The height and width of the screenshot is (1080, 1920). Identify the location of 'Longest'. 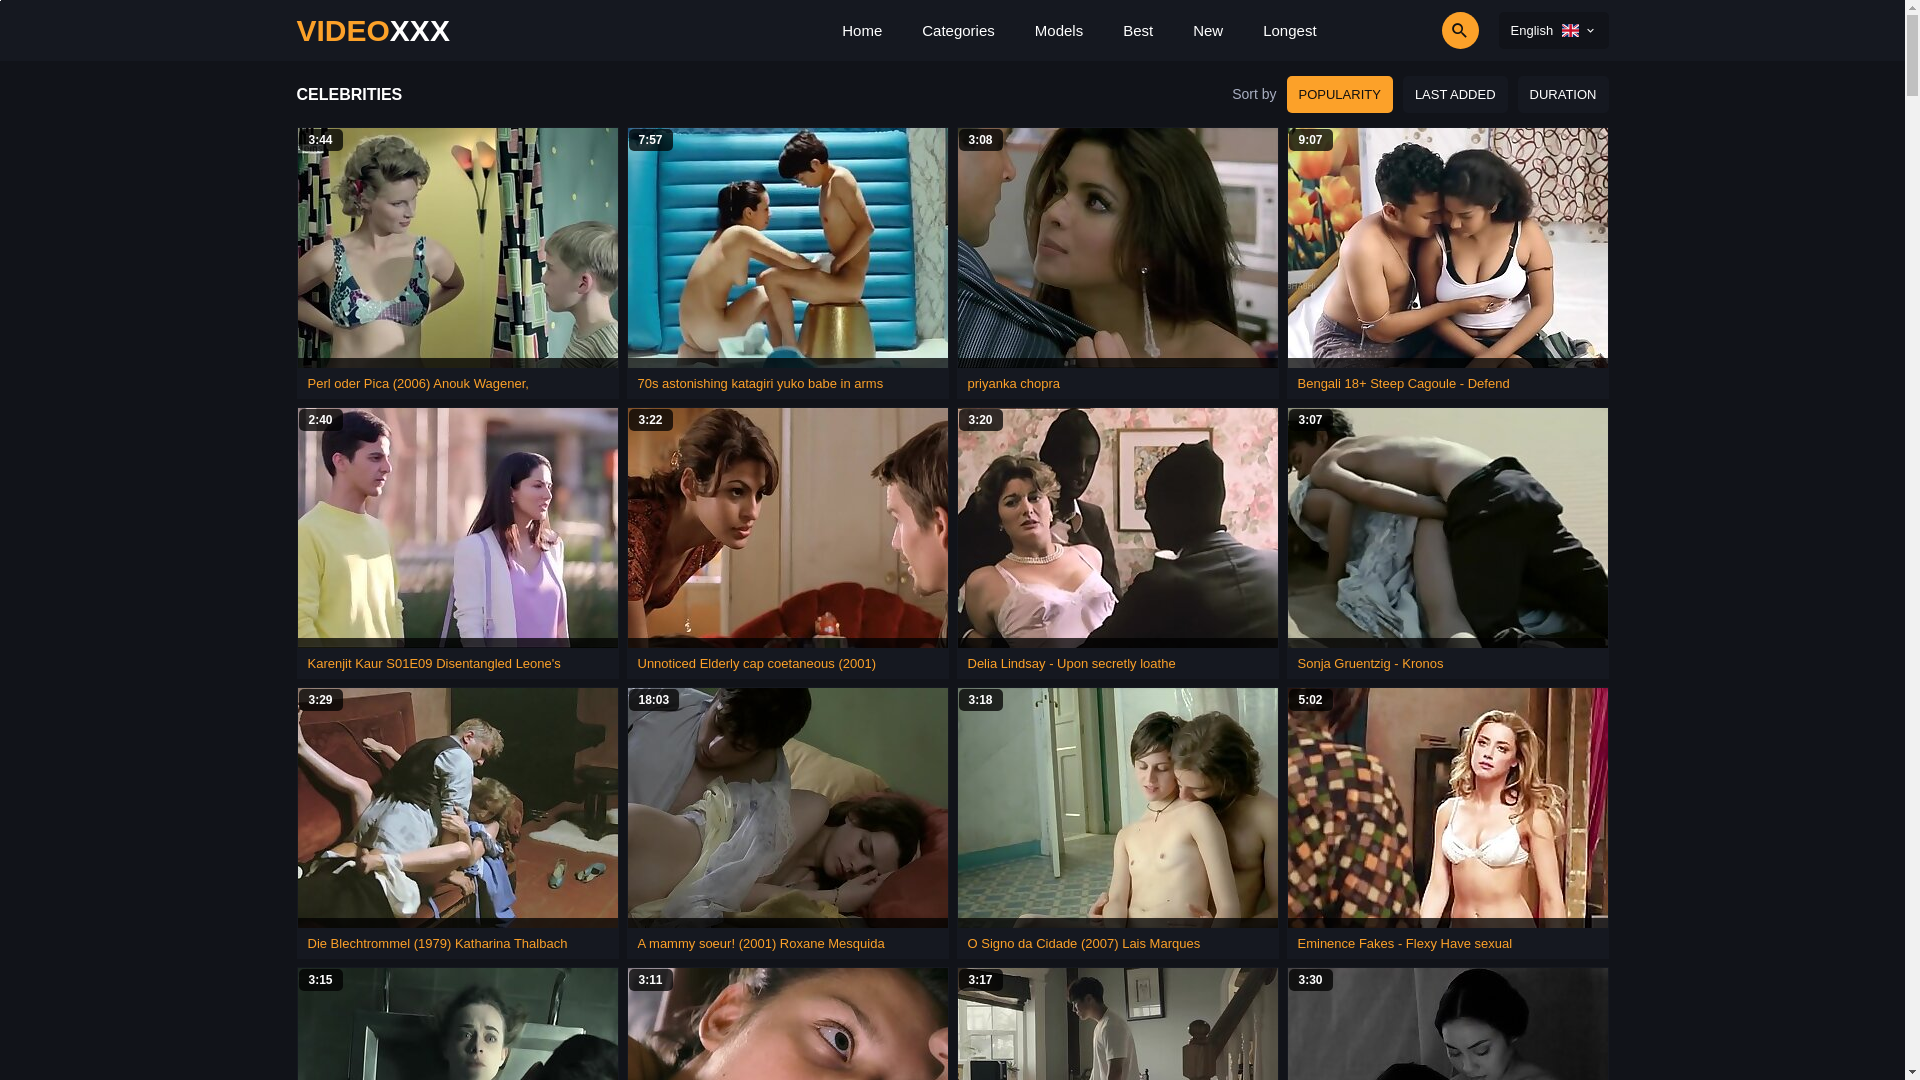
(1289, 30).